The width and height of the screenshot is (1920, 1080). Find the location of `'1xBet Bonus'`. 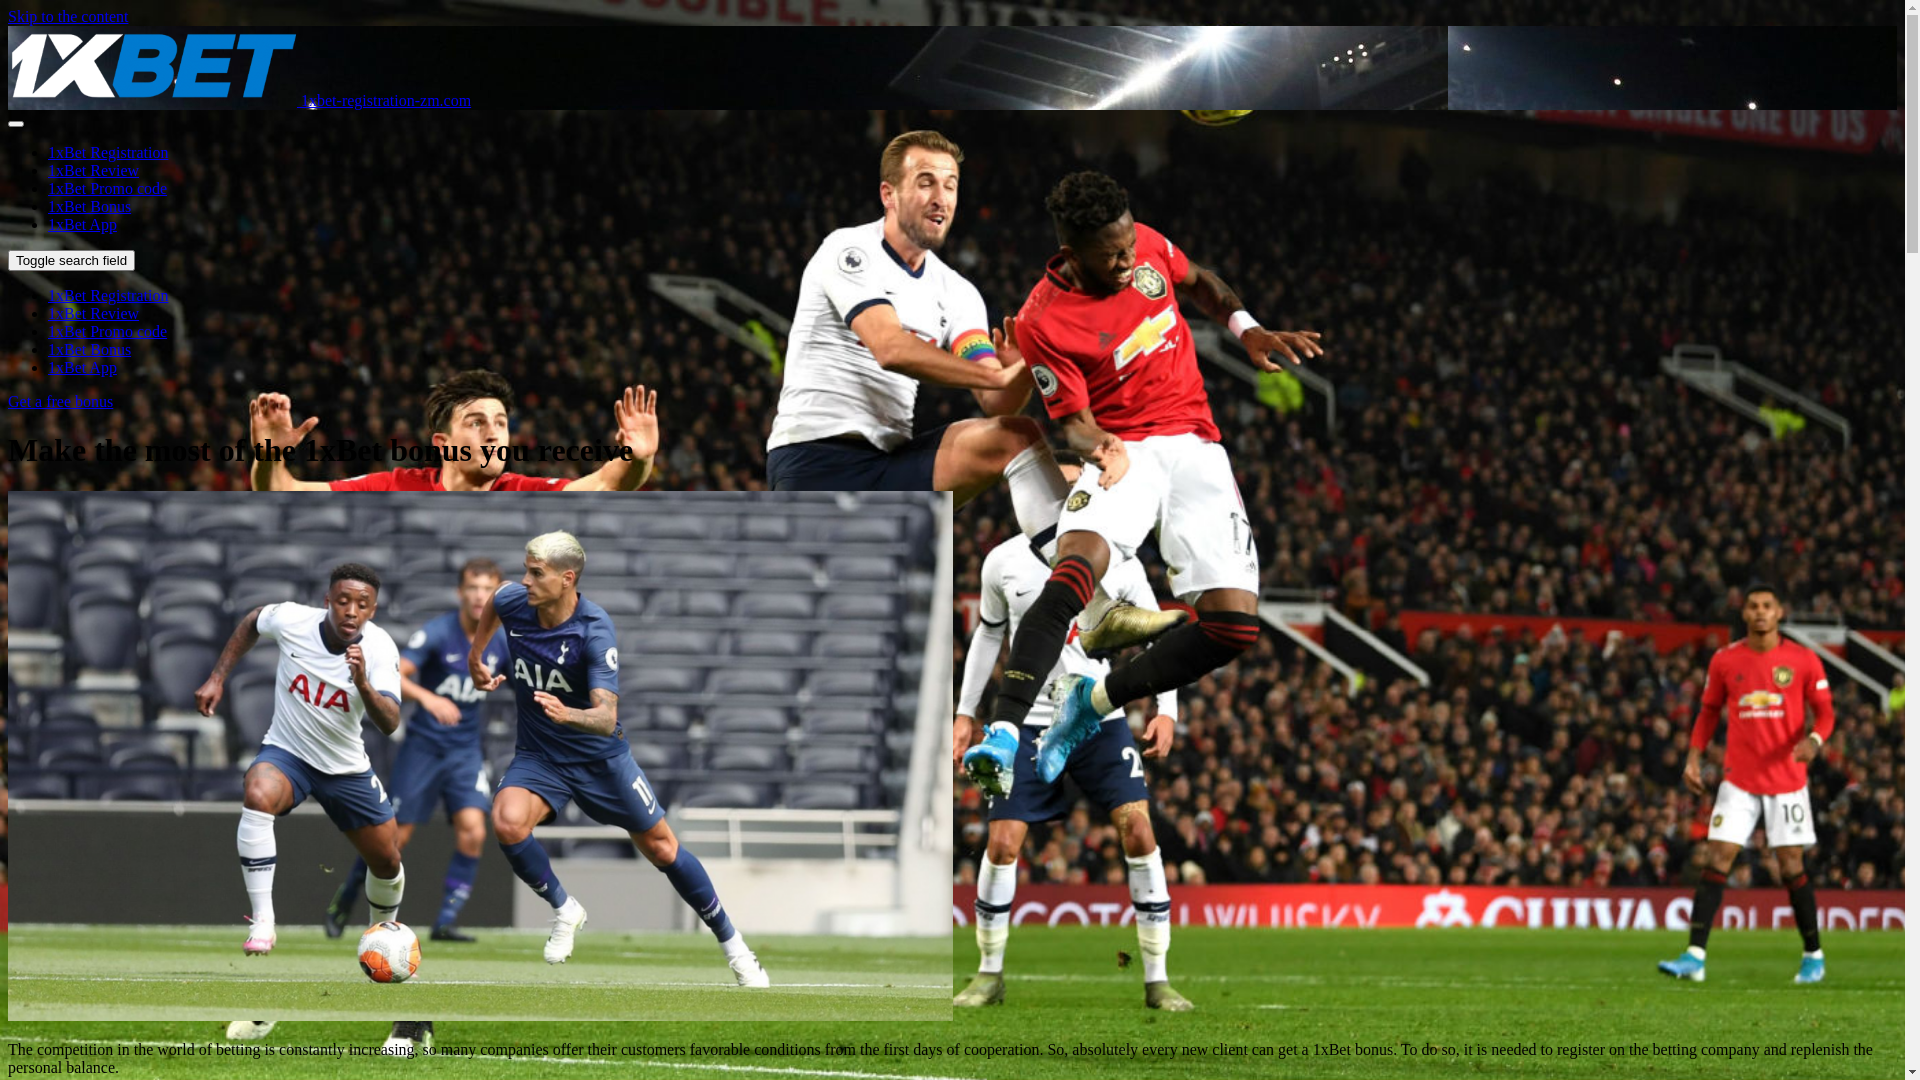

'1xBet Bonus' is located at coordinates (88, 206).